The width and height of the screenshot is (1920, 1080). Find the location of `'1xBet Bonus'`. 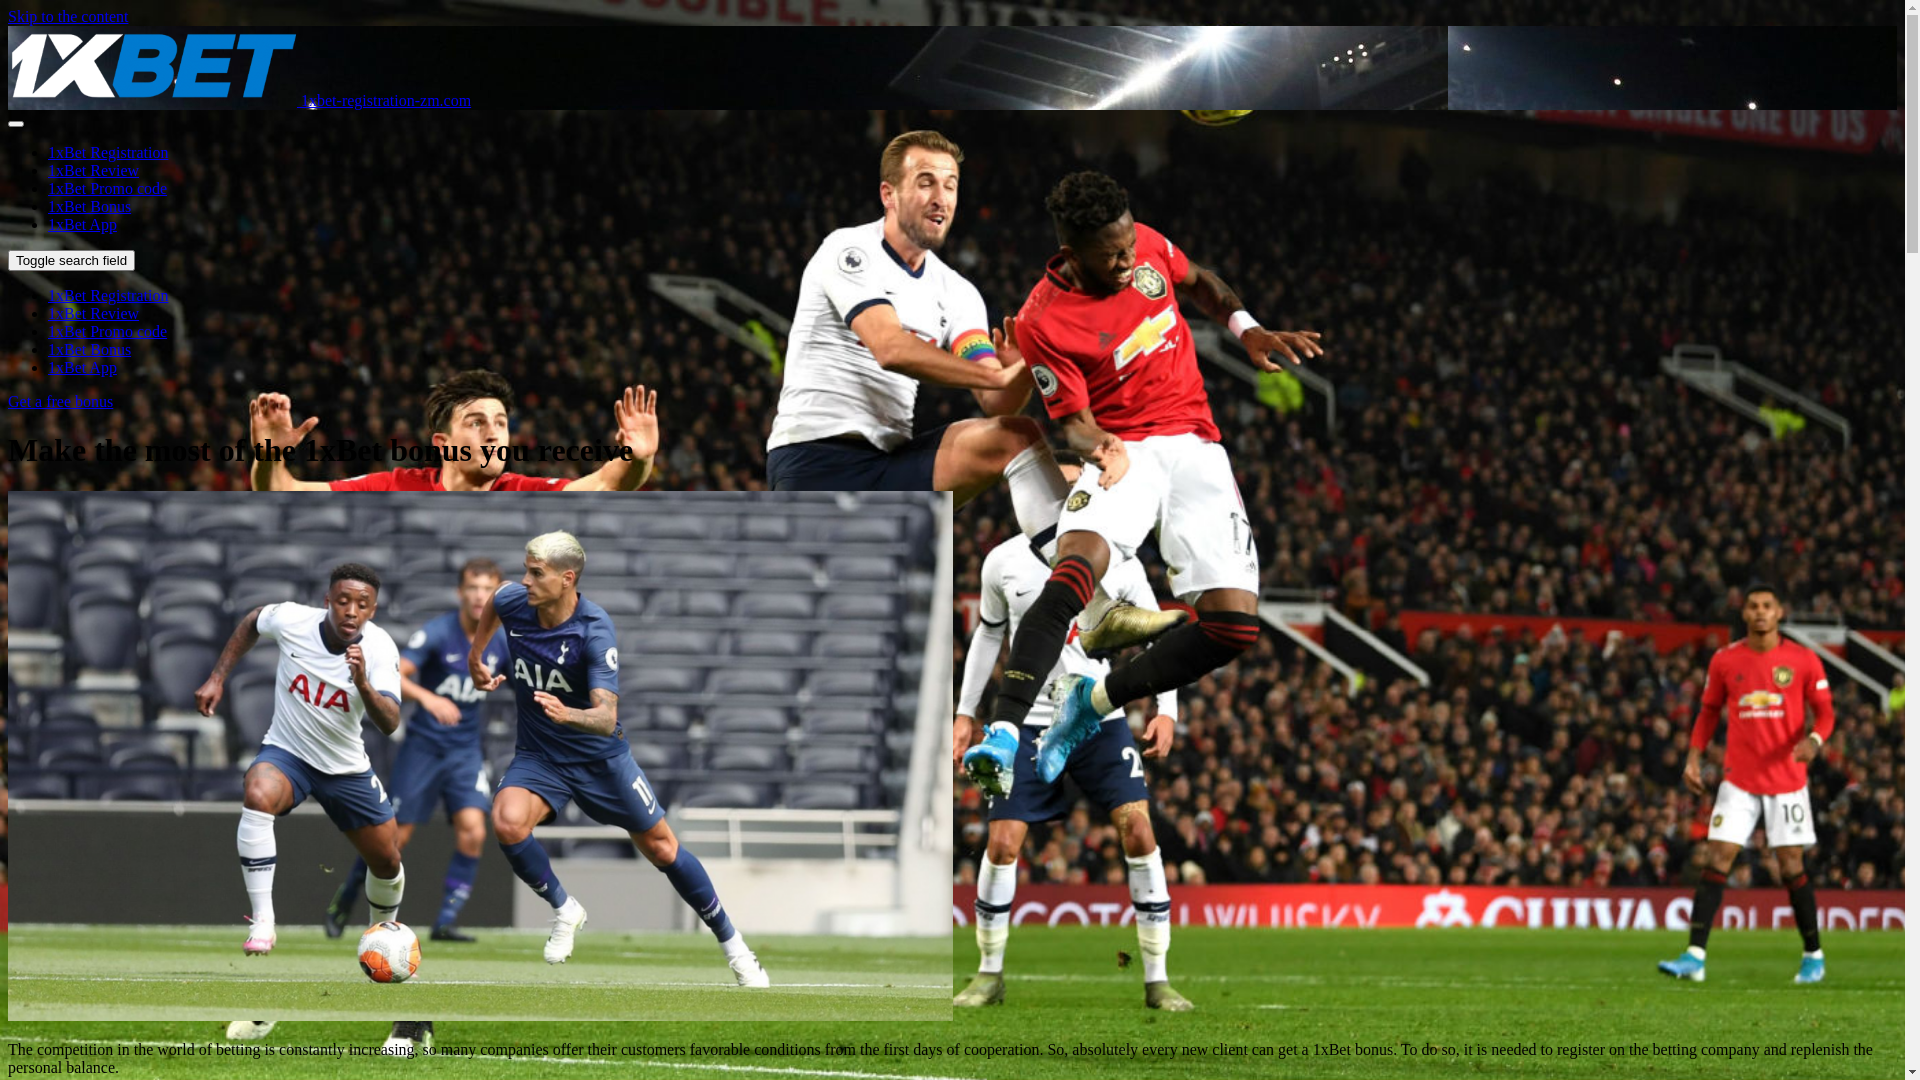

'1xBet Bonus' is located at coordinates (88, 206).